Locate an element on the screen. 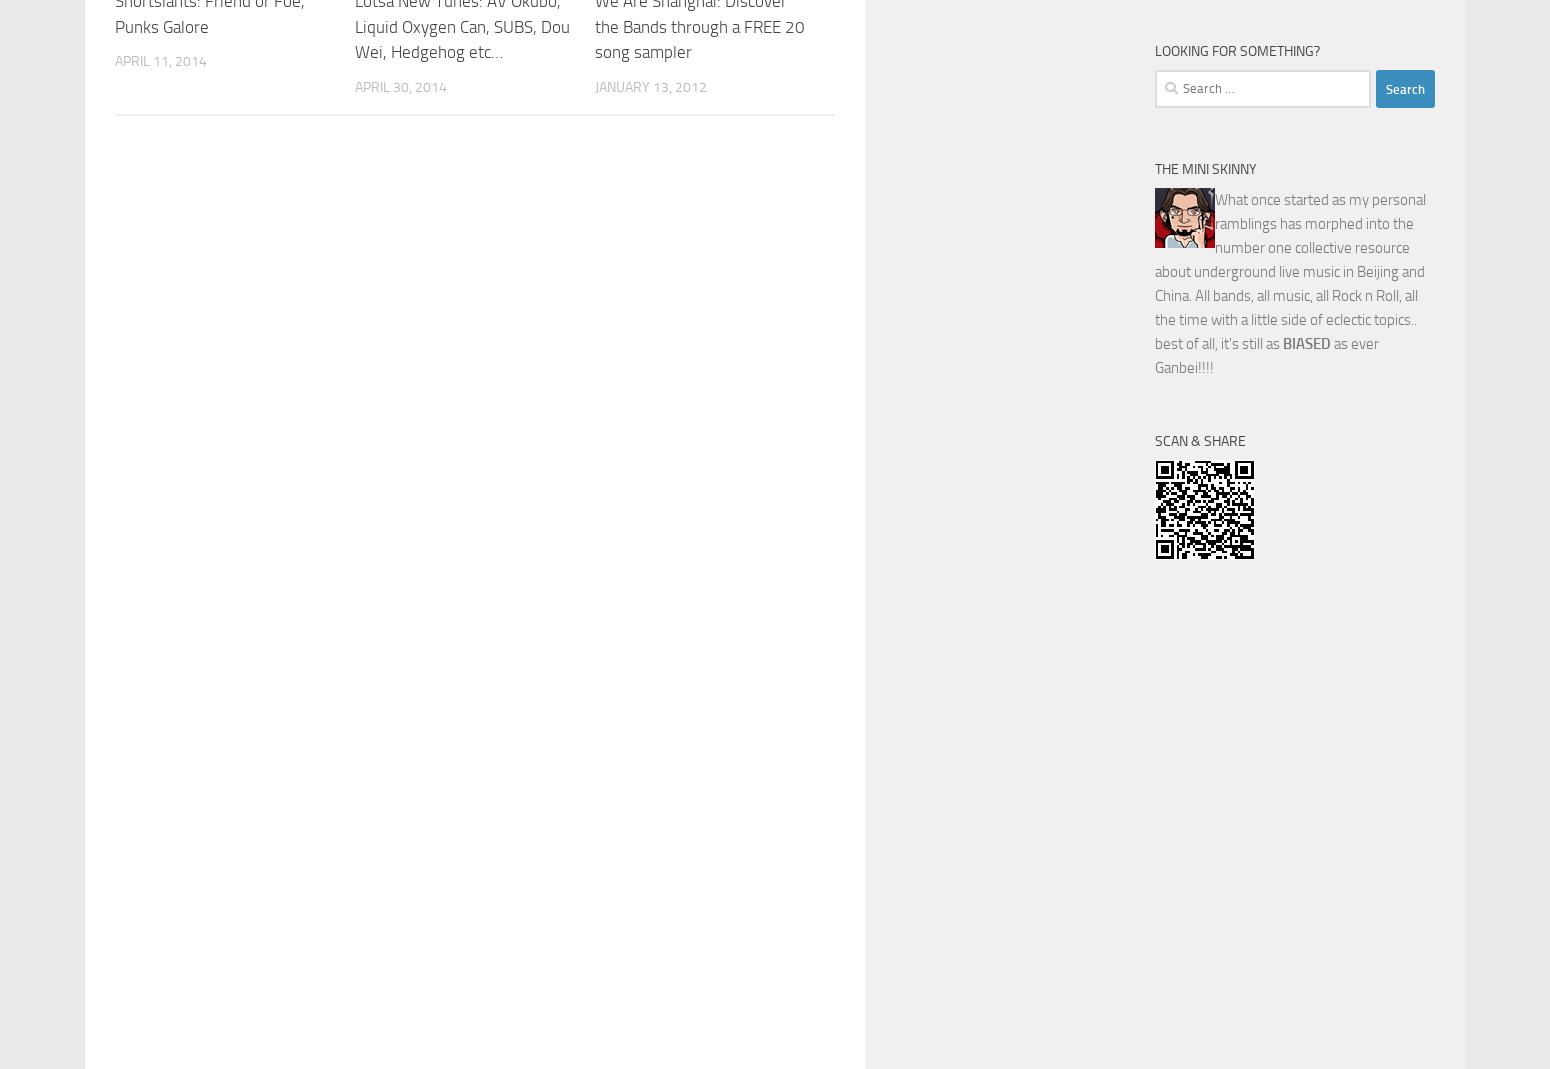 The width and height of the screenshot is (1550, 1069). 'What once started as my personal ramblings has morphed into the number one collective resource about underground live music in Beijing and China. All bands, all music, all Rock n Roll, all the time with a little side of eclectic topics.. best of all, it's still as' is located at coordinates (1154, 270).